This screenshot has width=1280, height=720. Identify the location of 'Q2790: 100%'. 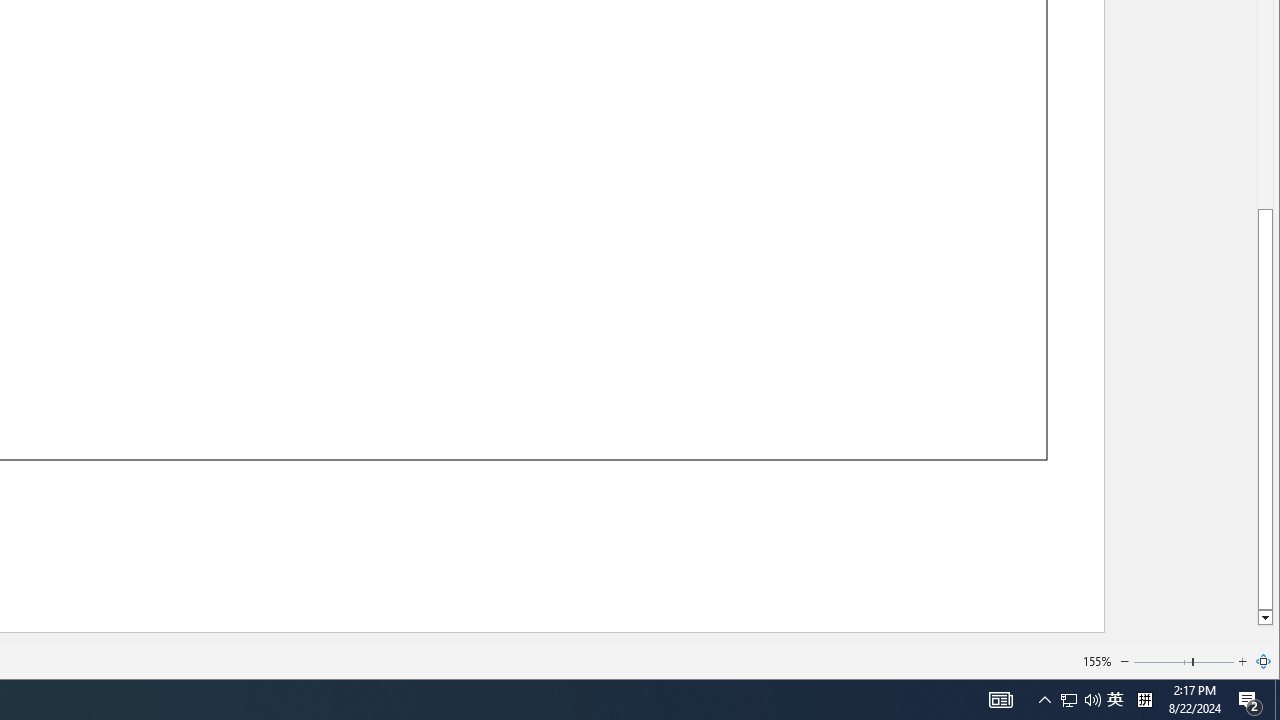
(1092, 698).